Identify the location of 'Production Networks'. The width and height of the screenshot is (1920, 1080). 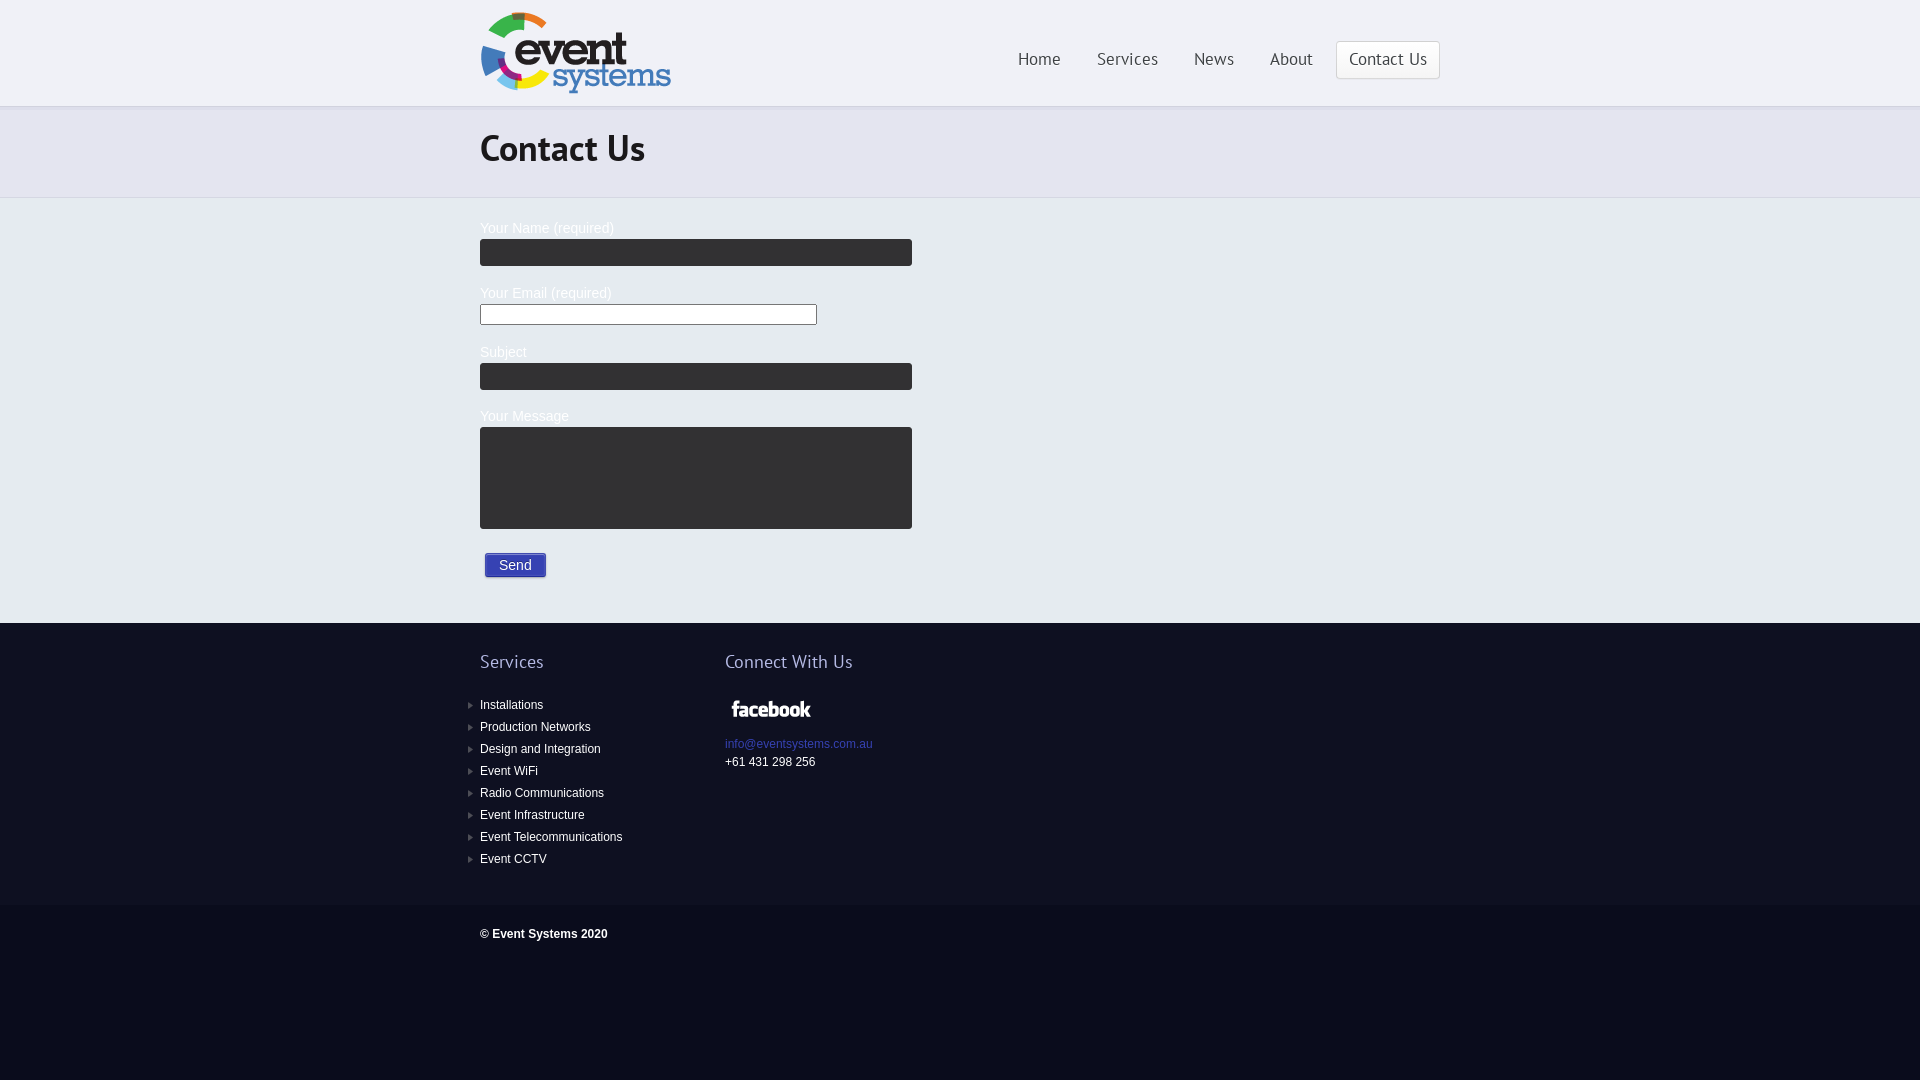
(535, 726).